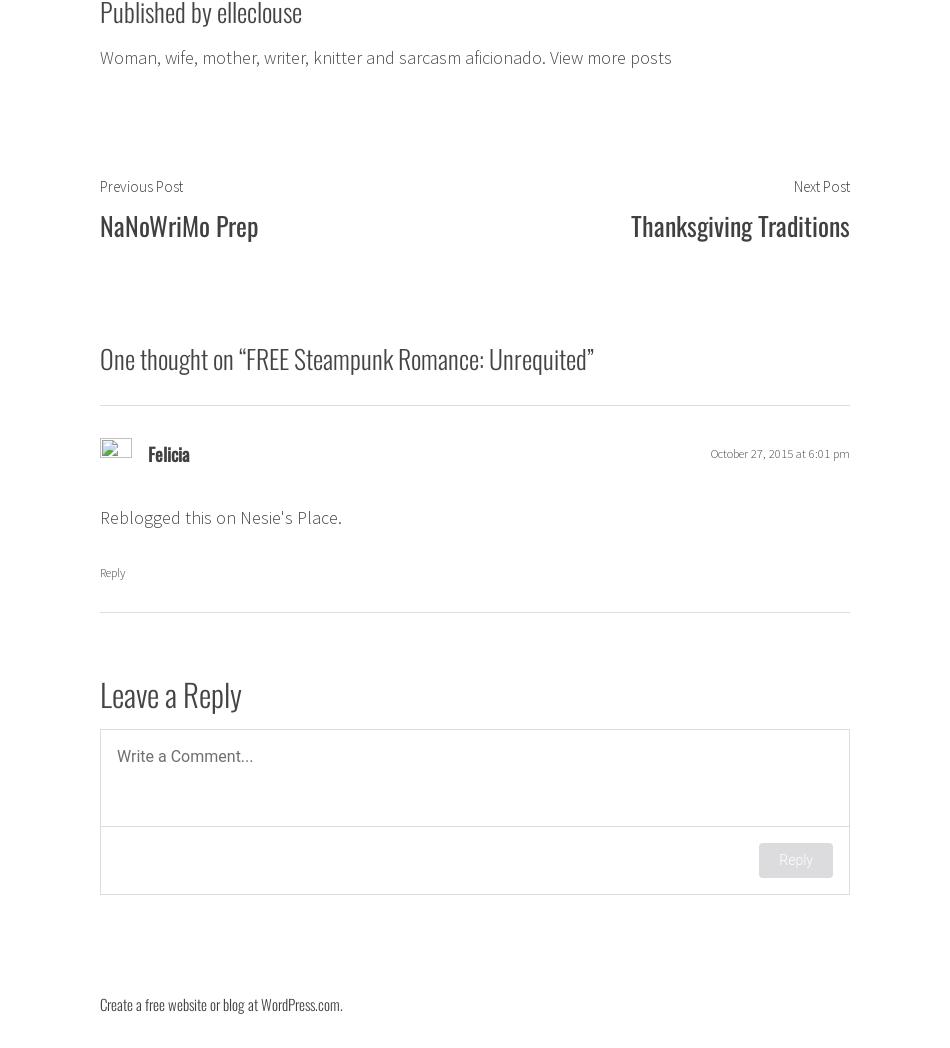 Image resolution: width=950 pixels, height=1048 pixels. I want to click on 'Previous Post', so click(141, 184).